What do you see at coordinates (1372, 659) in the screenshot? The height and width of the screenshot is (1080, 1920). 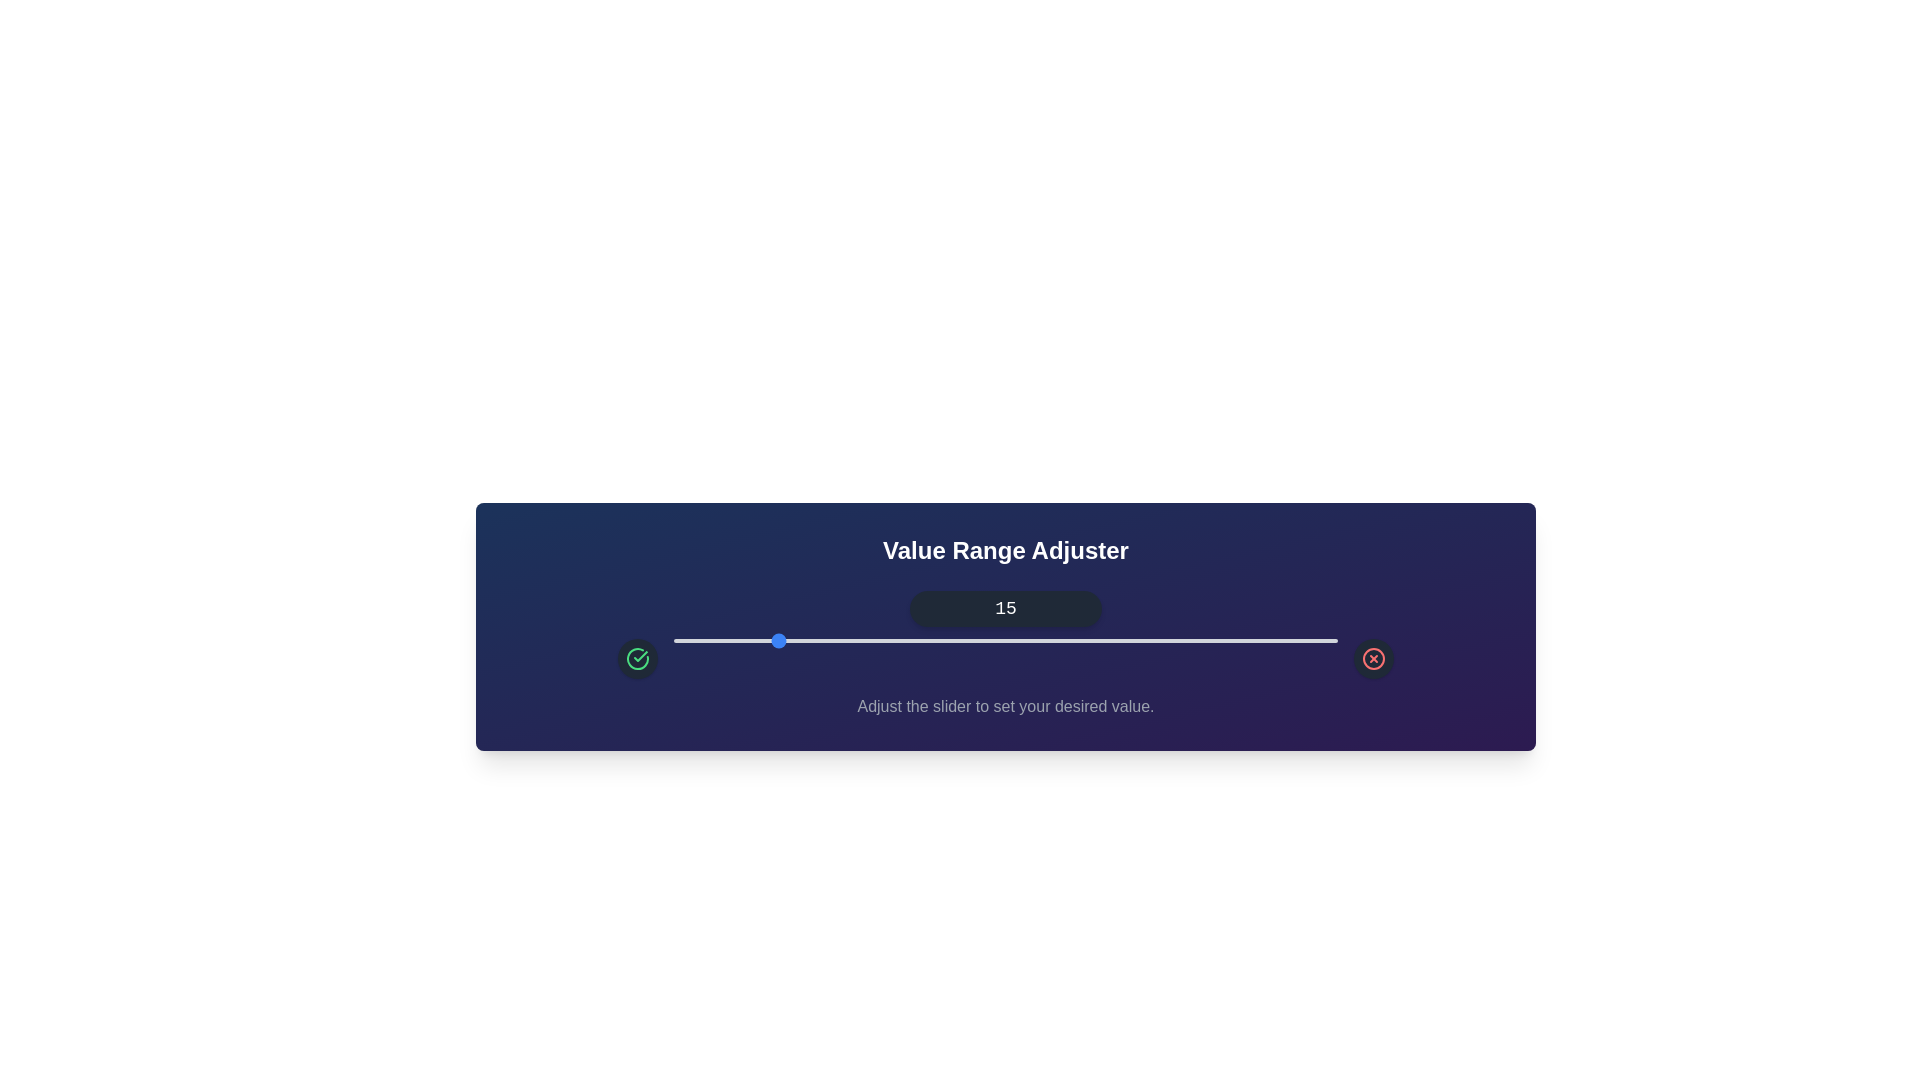 I see `the red cross icon to decrease the value by 5` at bounding box center [1372, 659].